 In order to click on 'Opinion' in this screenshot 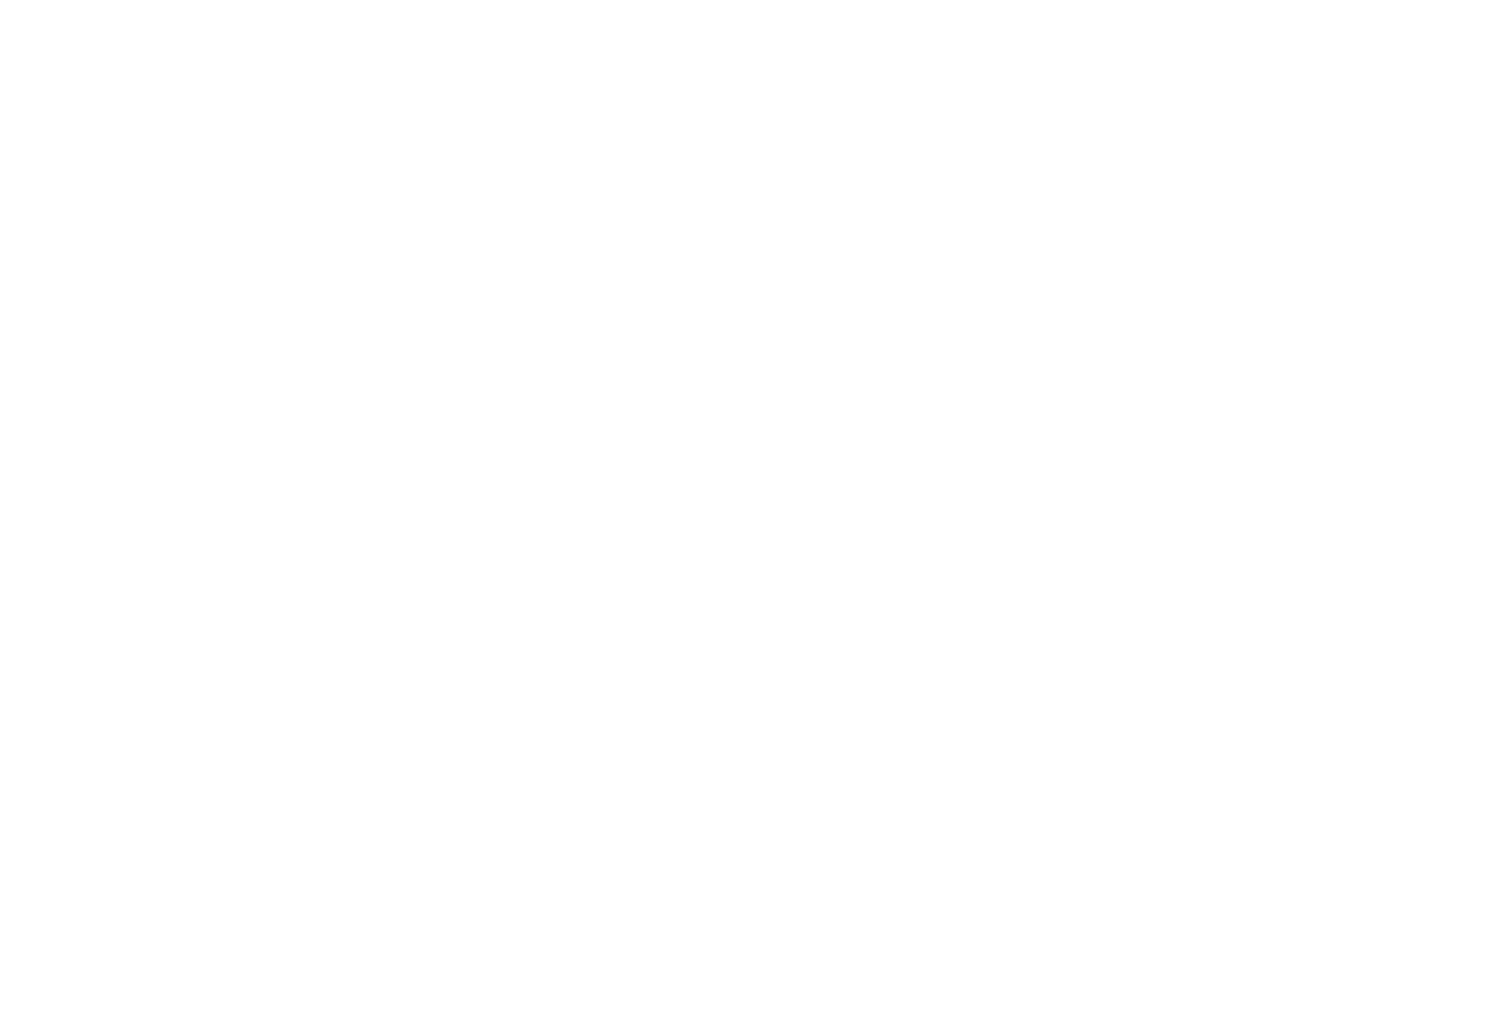, I will do `click(1161, 559)`.